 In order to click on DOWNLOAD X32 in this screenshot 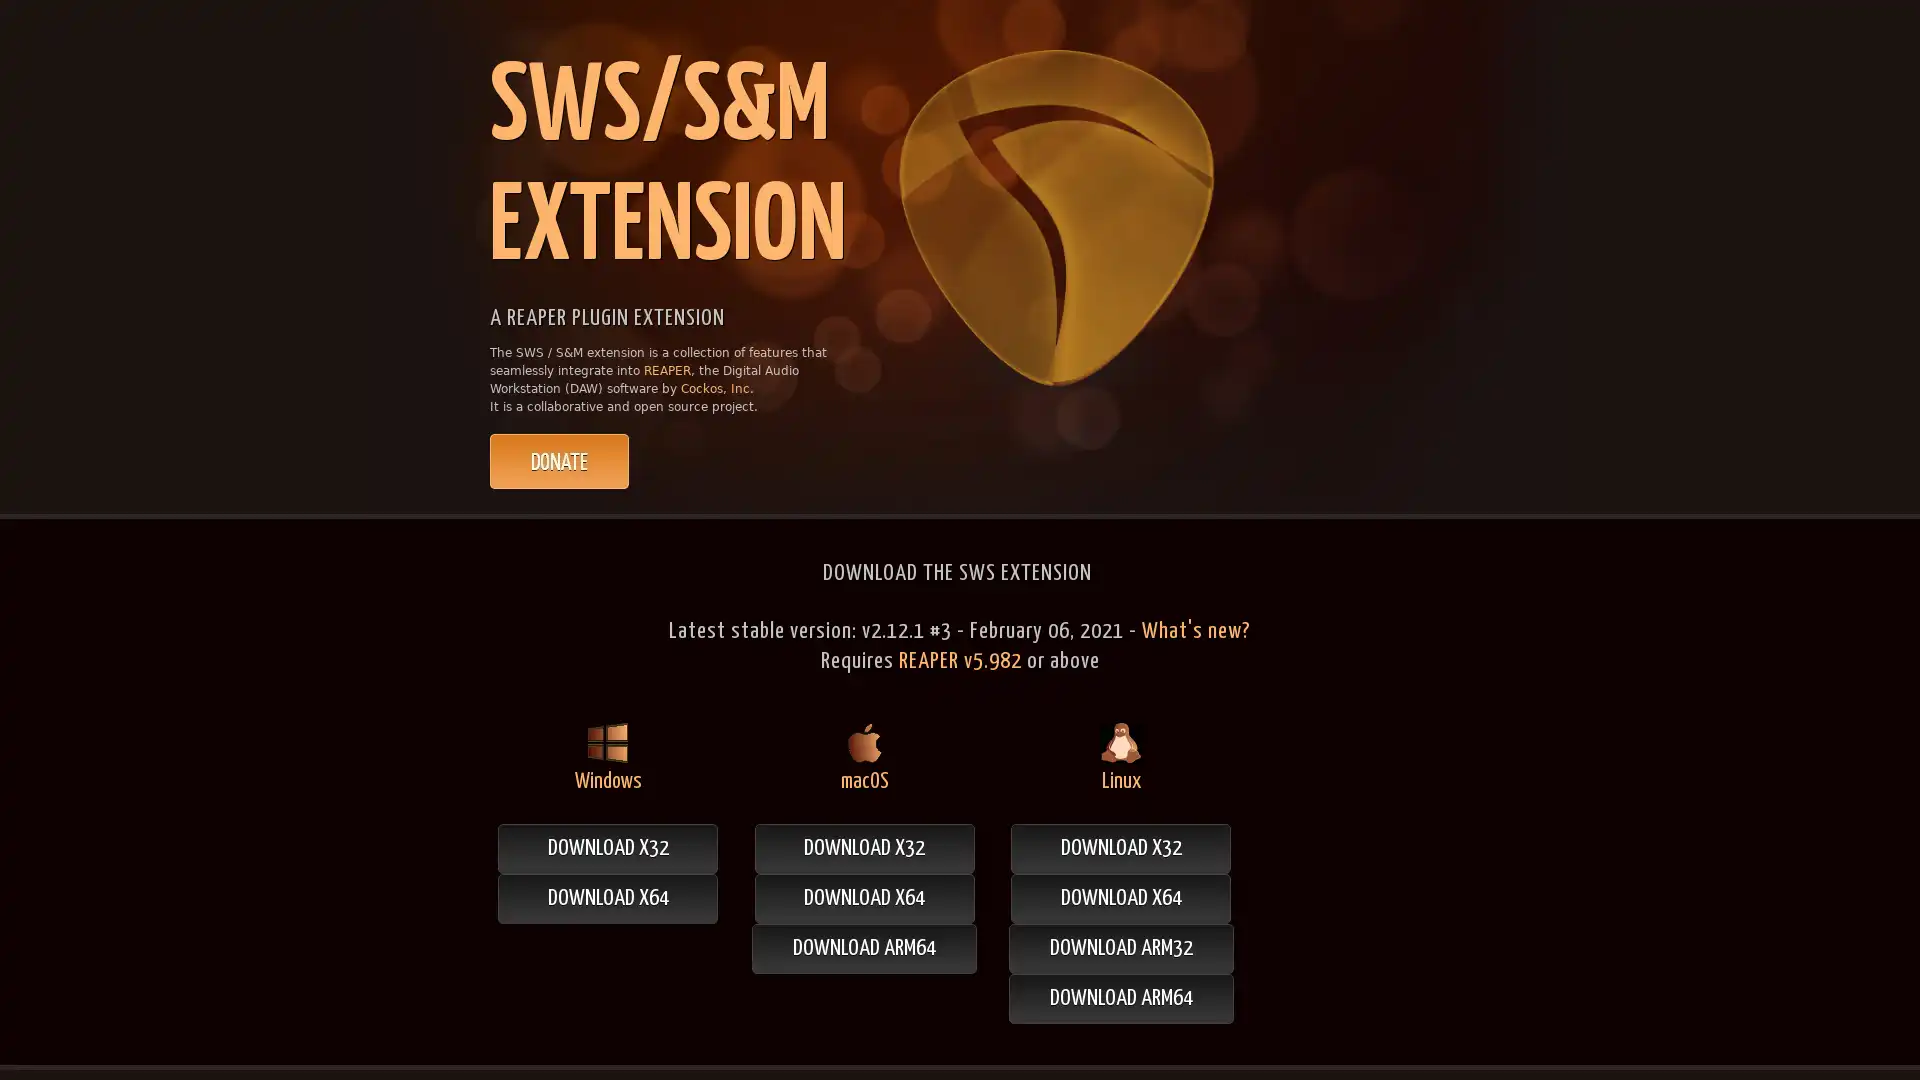, I will do `click(1280, 848)`.